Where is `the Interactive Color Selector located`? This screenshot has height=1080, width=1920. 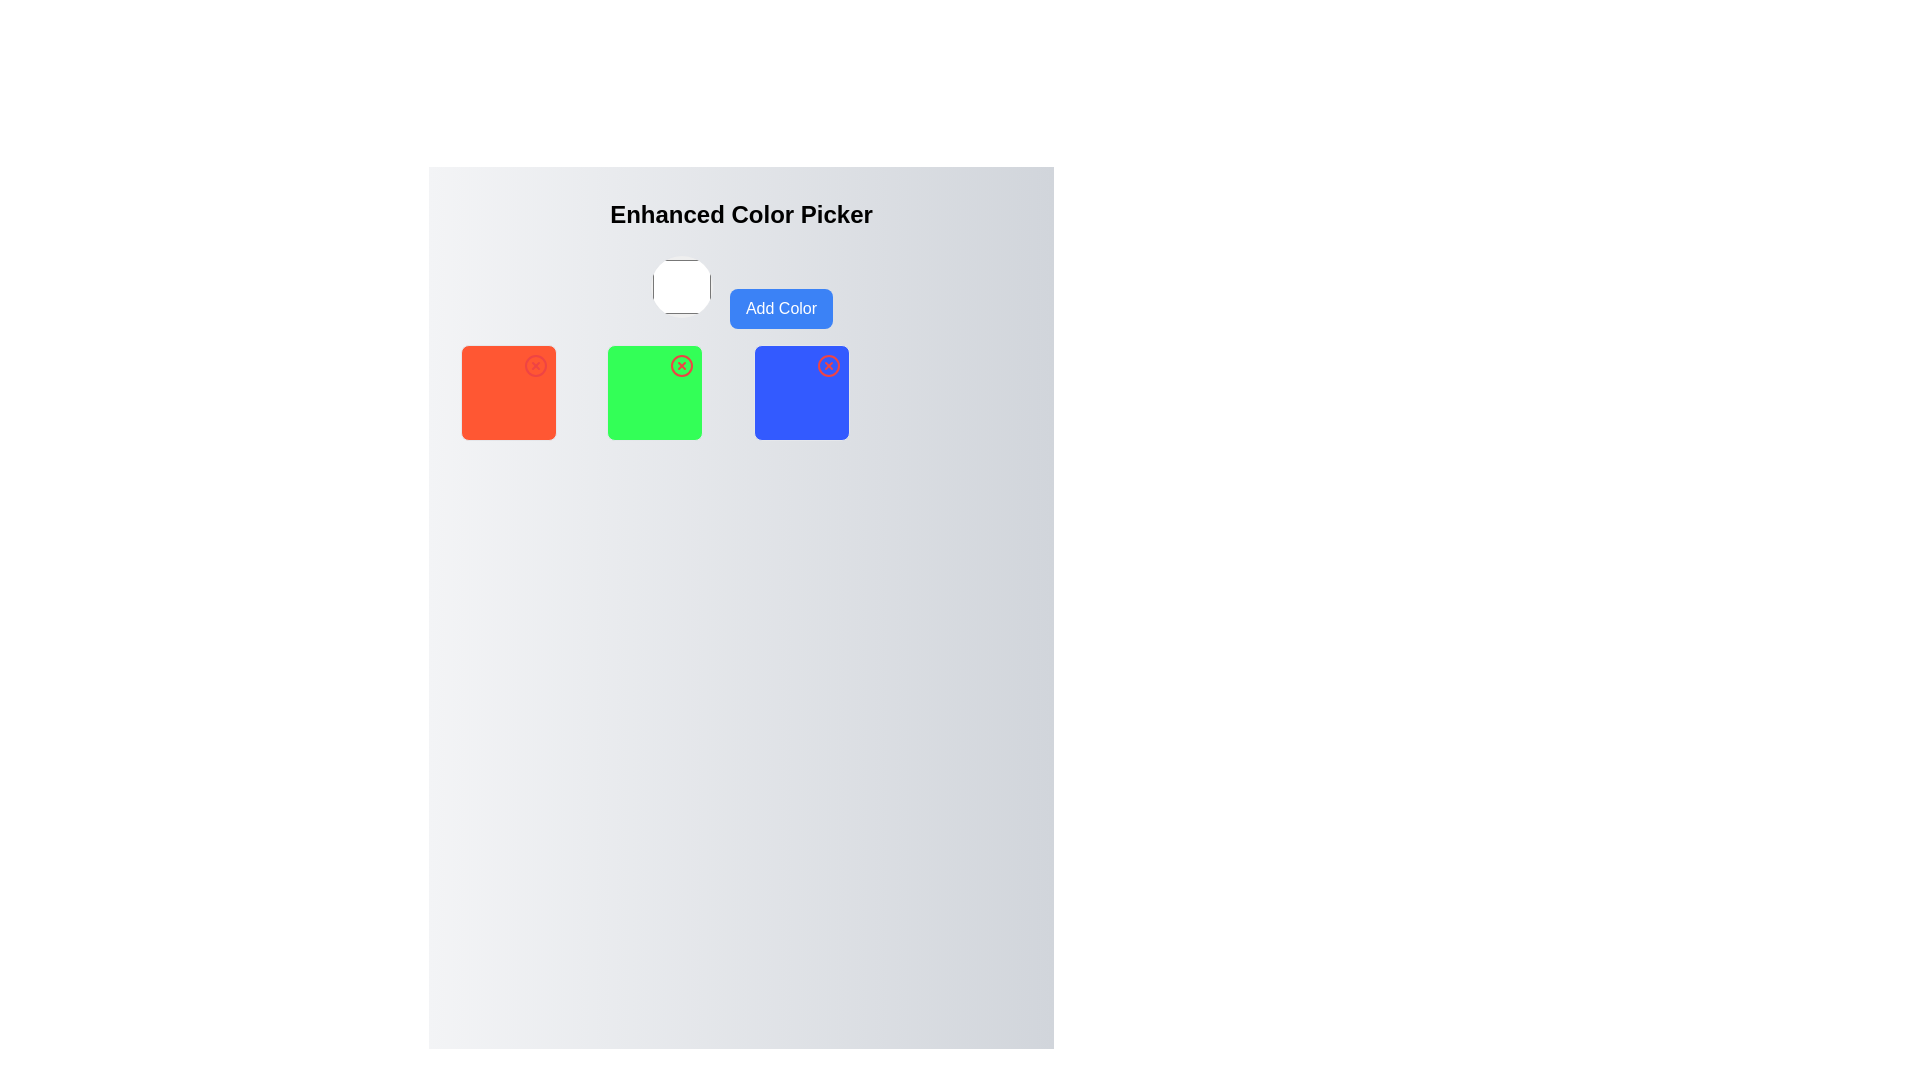
the Interactive Color Selector located is located at coordinates (681, 286).